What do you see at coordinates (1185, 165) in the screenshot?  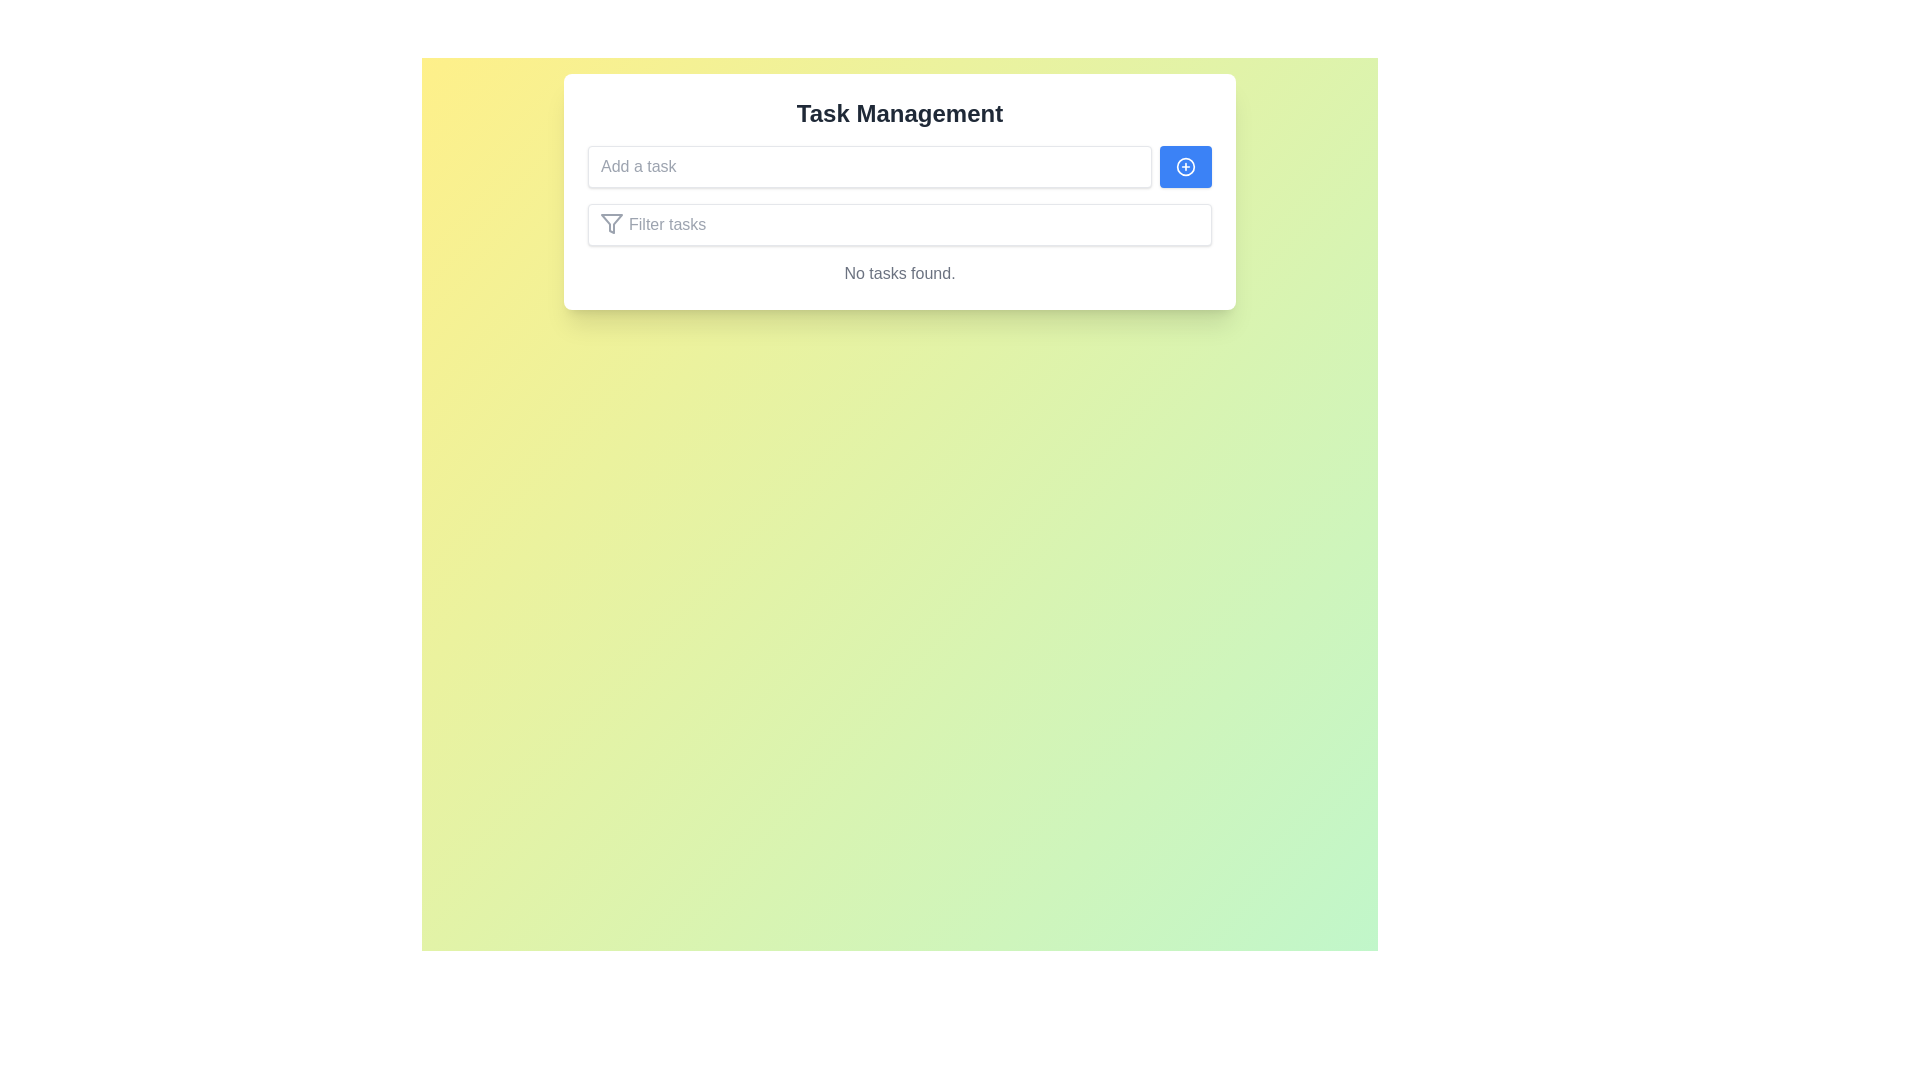 I see `the rectangular button with rounded corners and a blue background that features a circular plus sign icon, located to the right of the 'Add a task' text input field` at bounding box center [1185, 165].